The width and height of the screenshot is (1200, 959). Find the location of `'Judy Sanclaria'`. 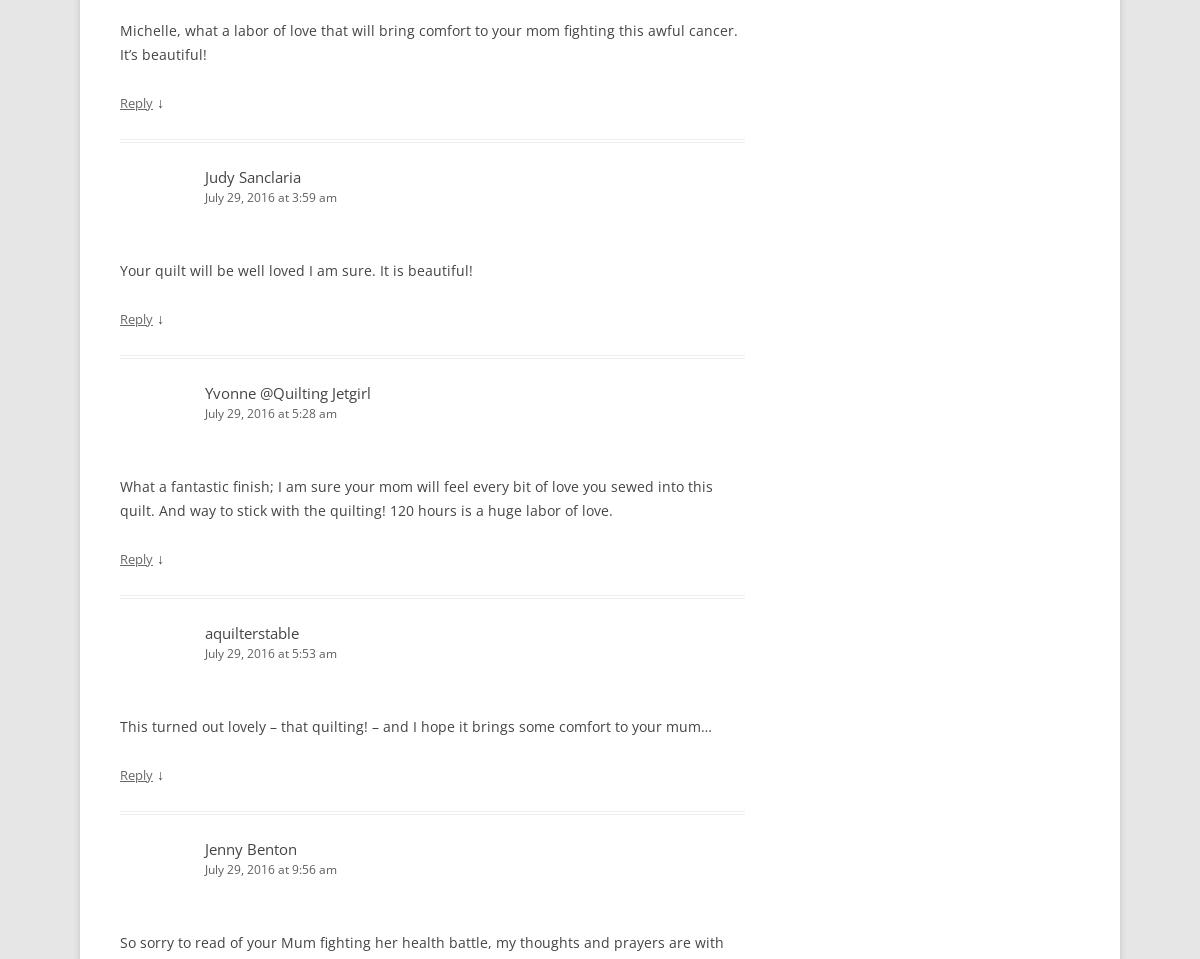

'Judy Sanclaria' is located at coordinates (251, 174).